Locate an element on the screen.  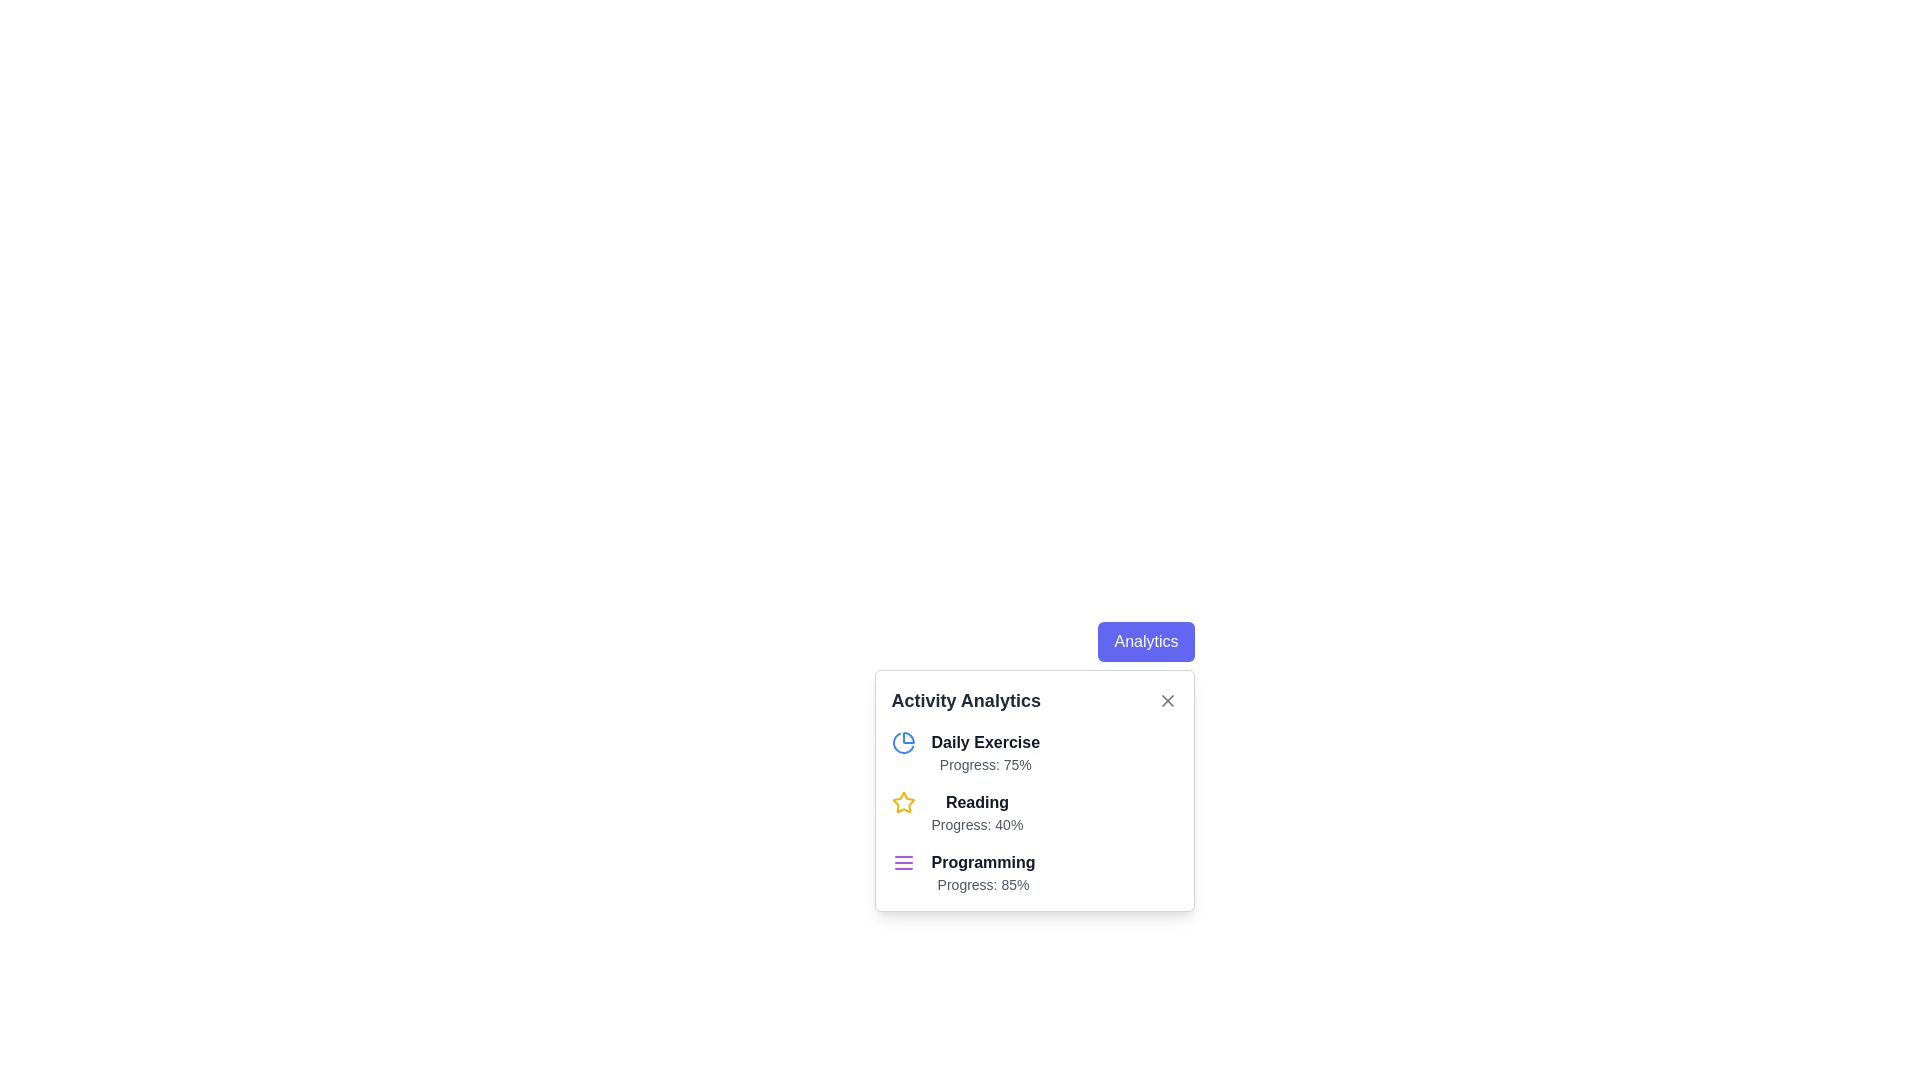
the 'Reading' text label, which is styled in bold dark gray and is part of the Activity Analytics popup, positioned between a star icon and the text 'Progress: 40%' is located at coordinates (977, 801).